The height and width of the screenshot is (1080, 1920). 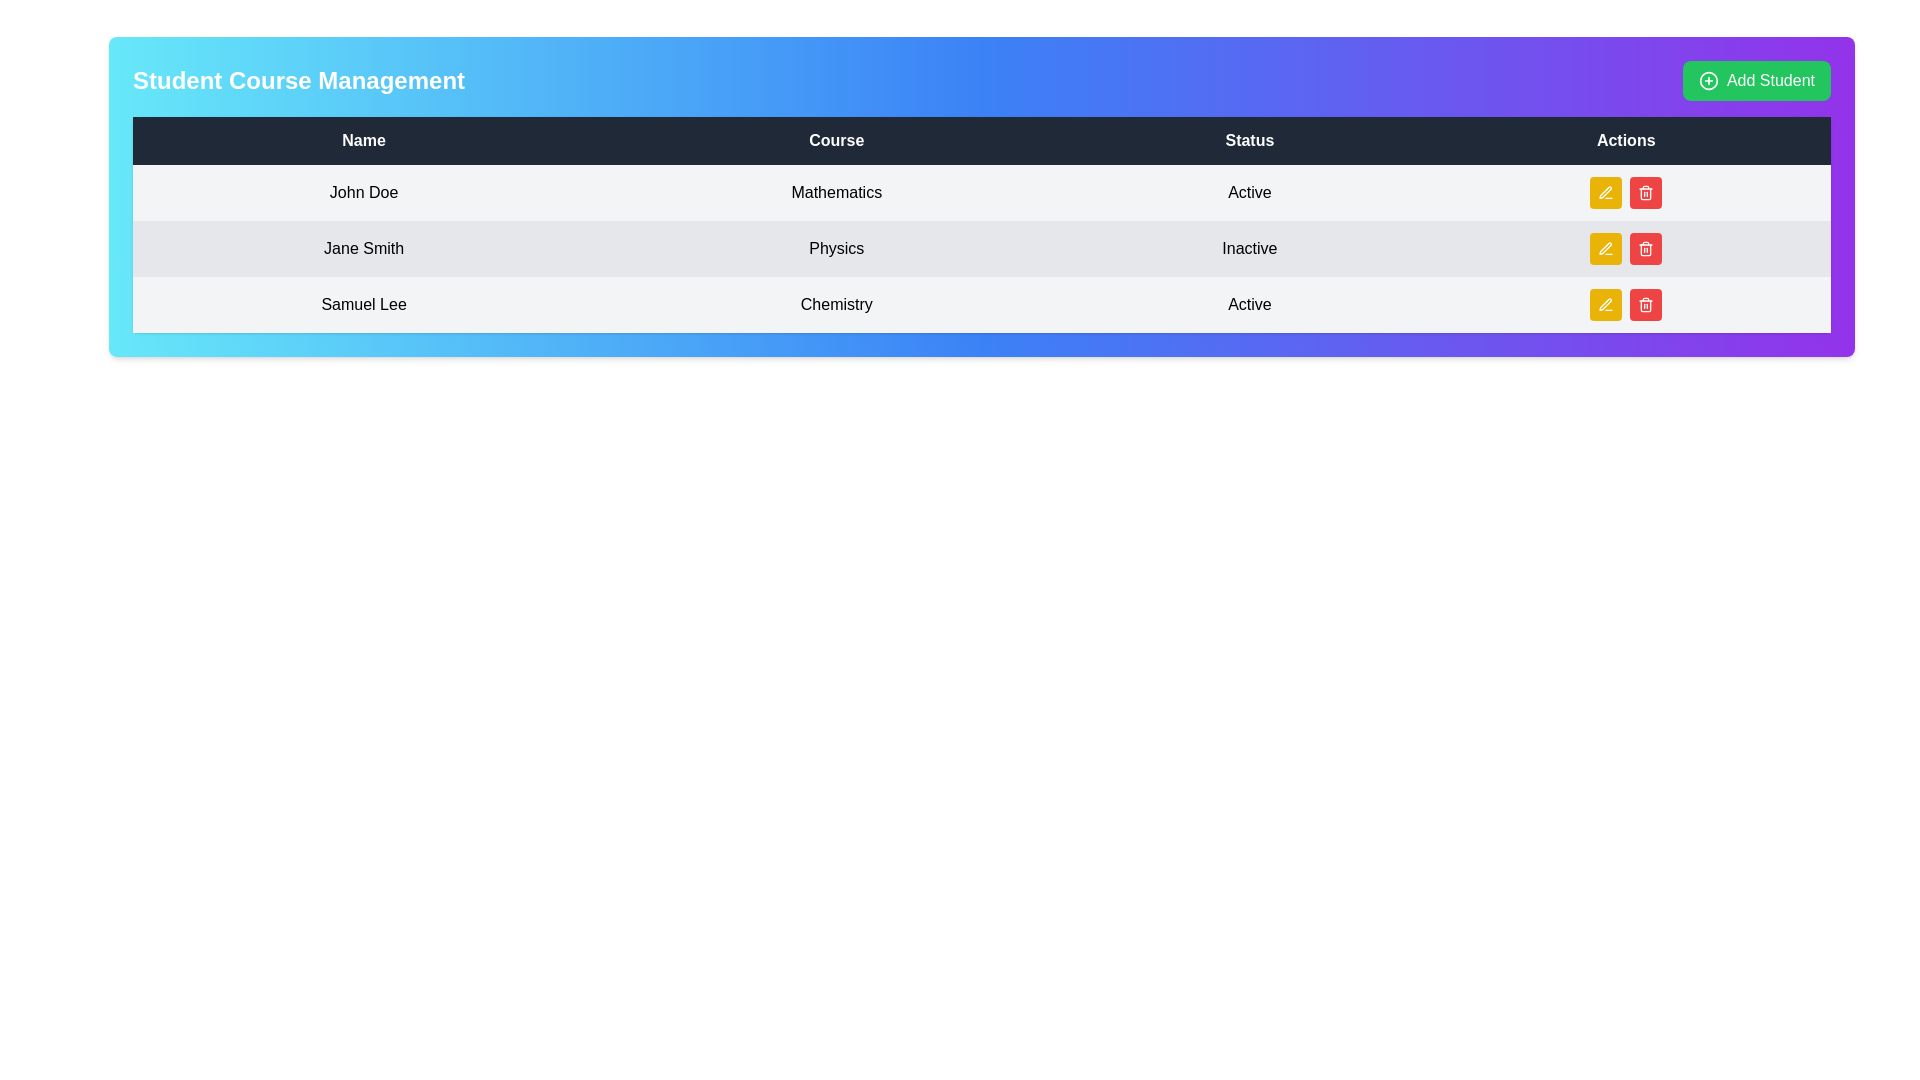 I want to click on the 'Edit' button in the 'Actions' column for the entry of 'Jane Smith' in the second row of the table, so click(x=1606, y=248).